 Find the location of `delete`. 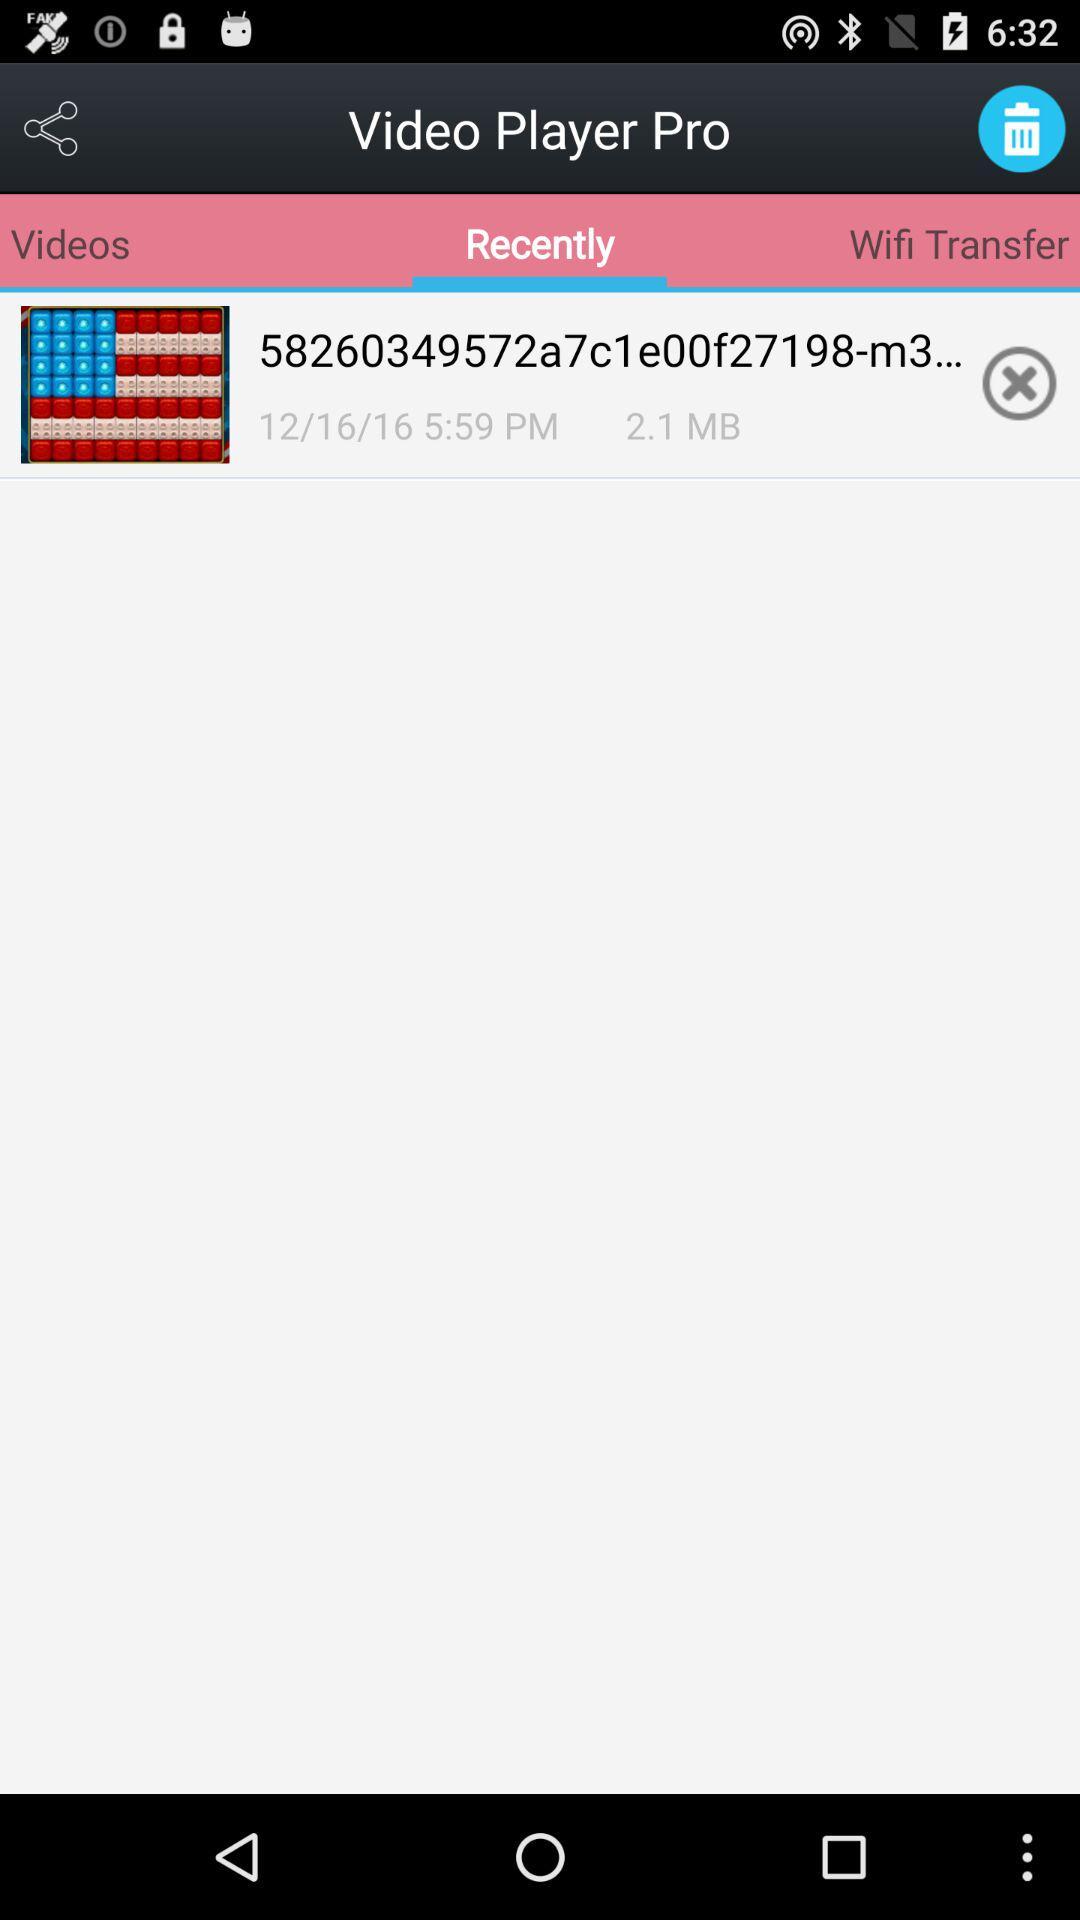

delete is located at coordinates (1021, 127).